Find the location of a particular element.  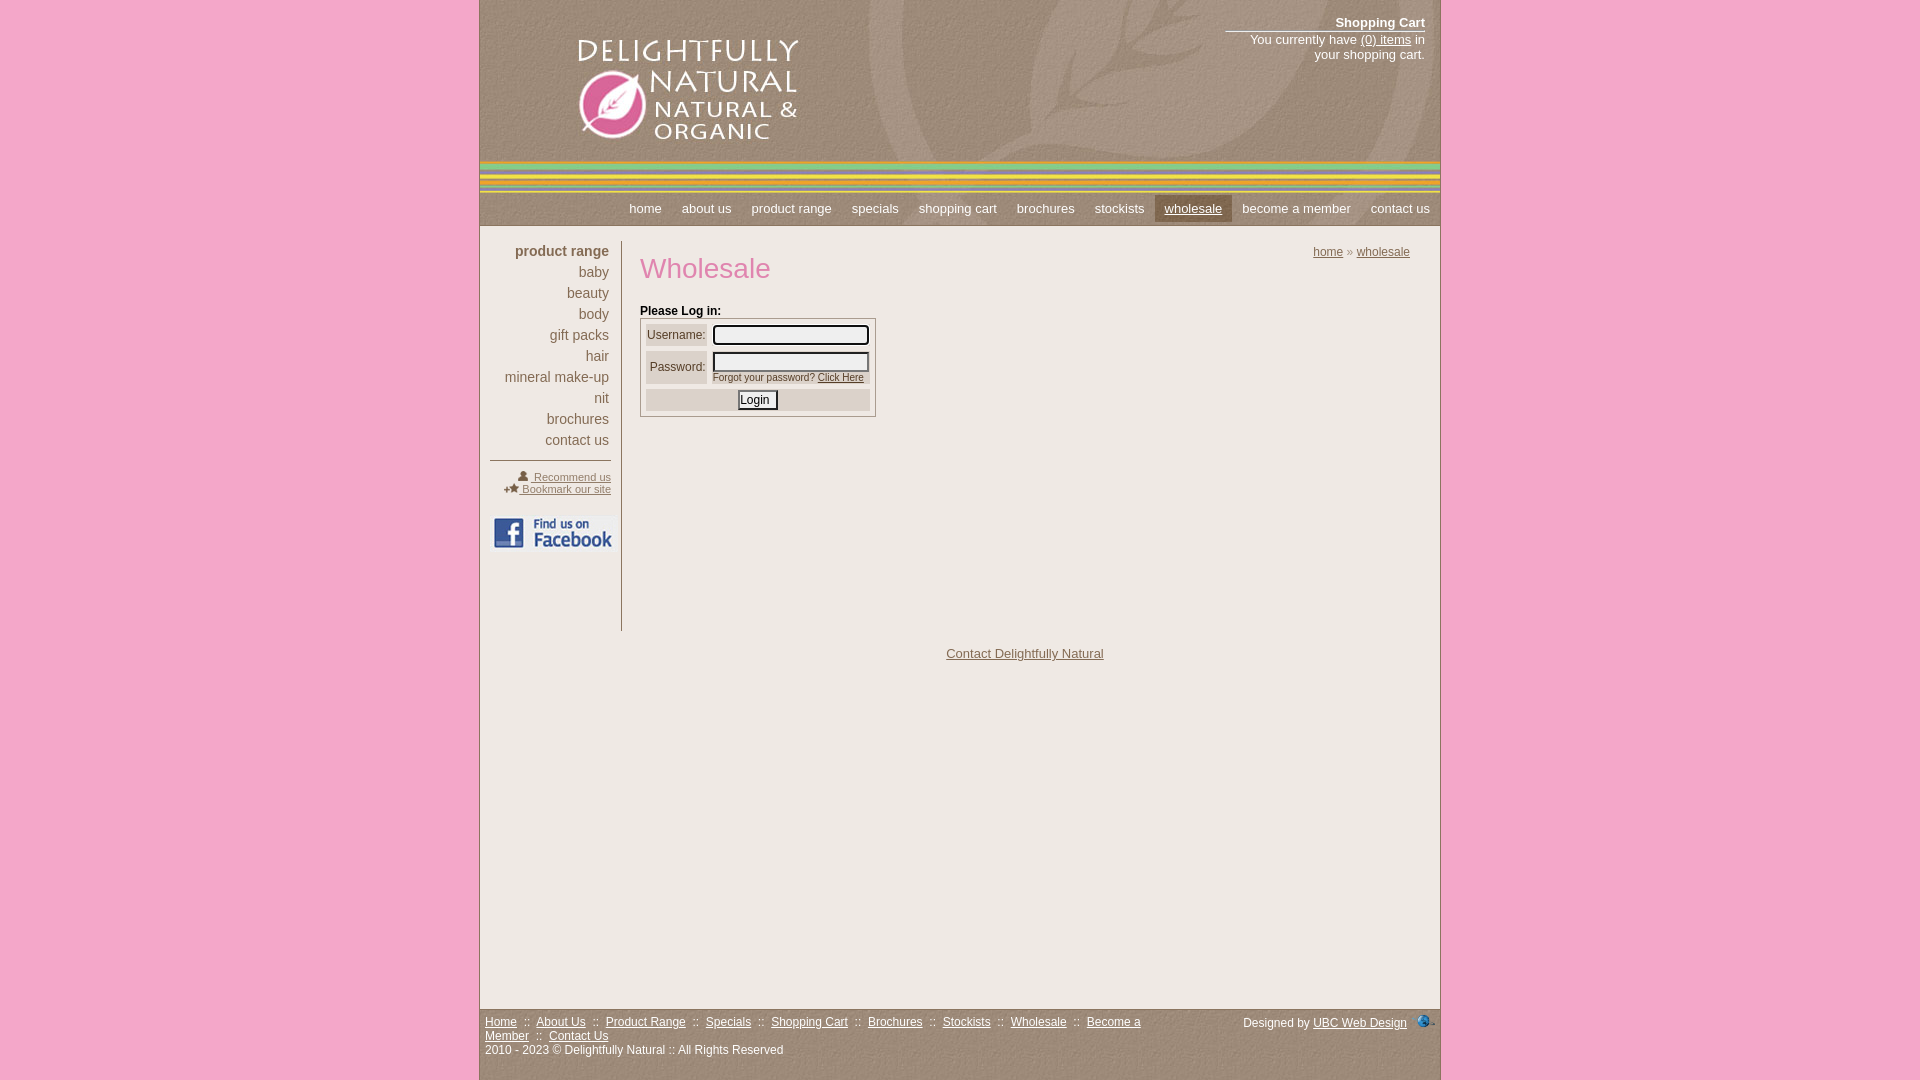

'Find Delightfully Natural on Facebook' is located at coordinates (553, 532).